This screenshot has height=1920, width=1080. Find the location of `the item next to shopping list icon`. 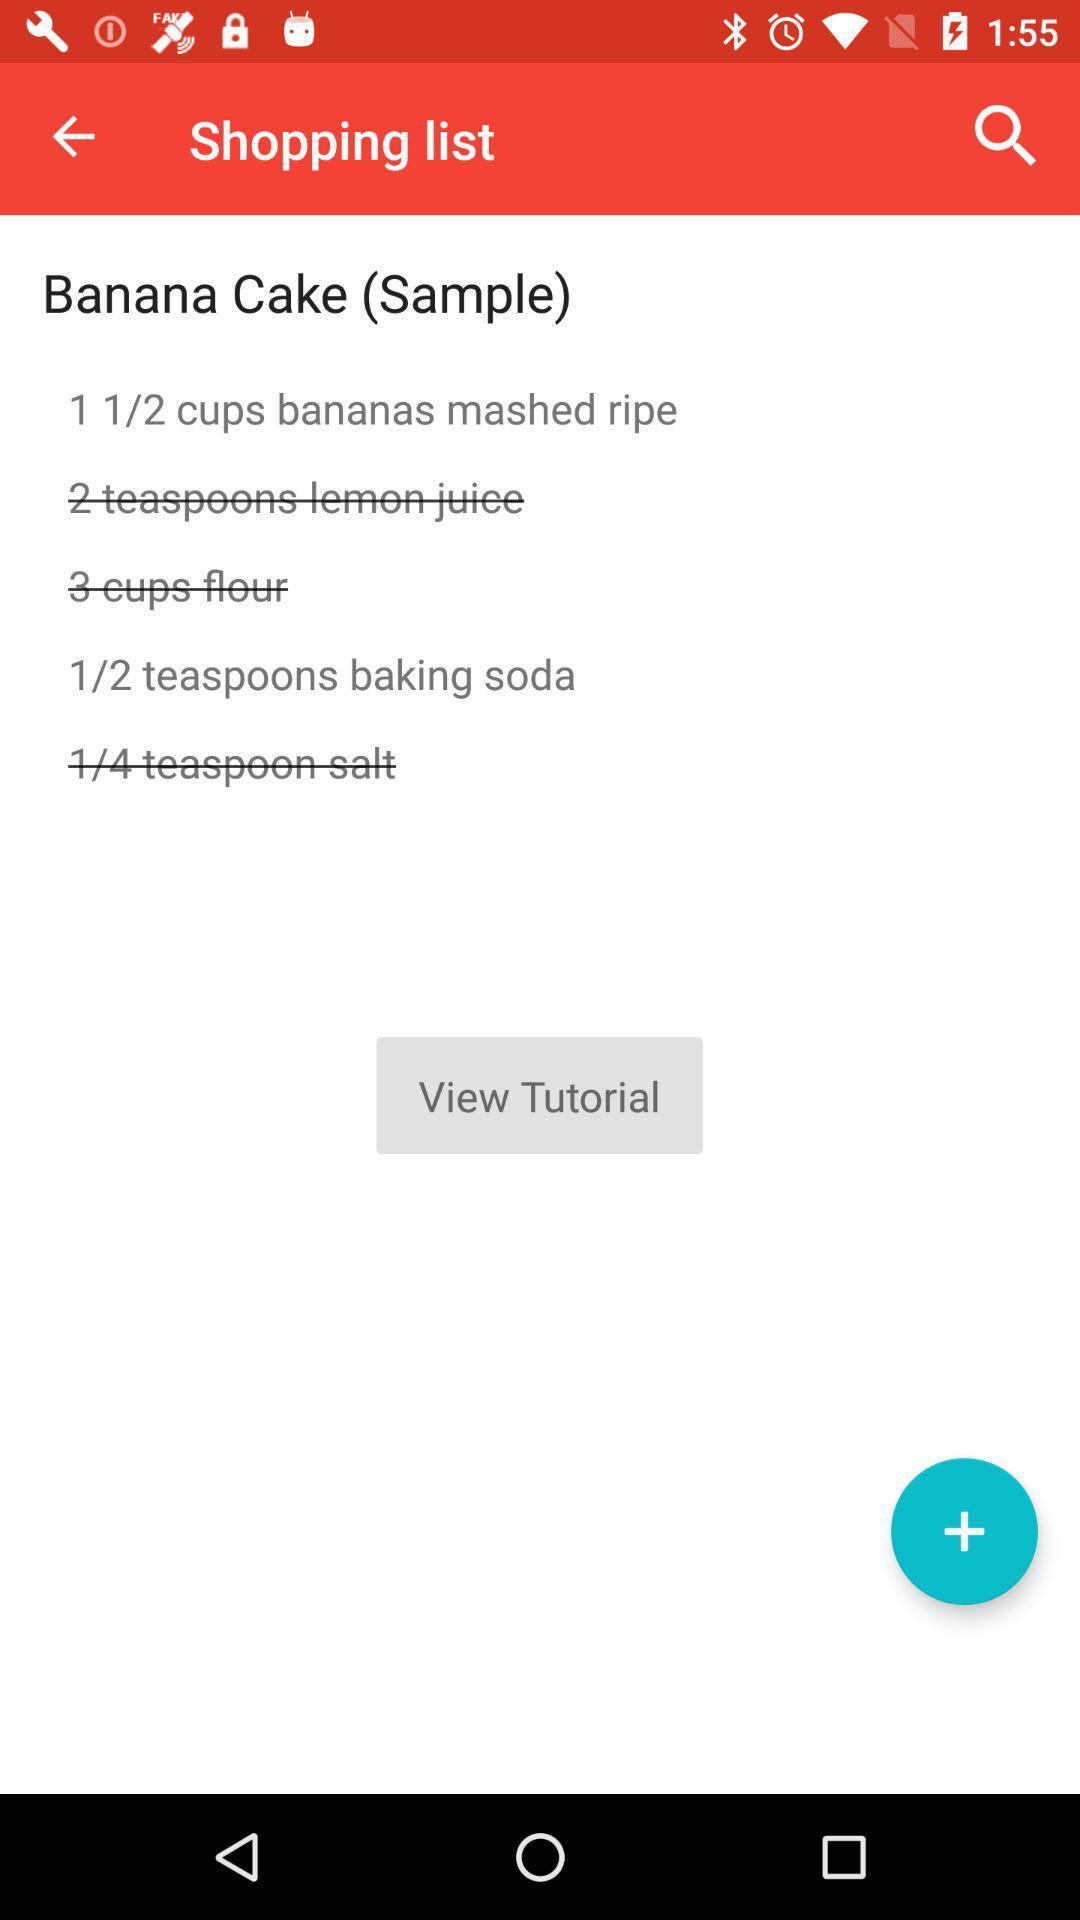

the item next to shopping list icon is located at coordinates (1006, 135).